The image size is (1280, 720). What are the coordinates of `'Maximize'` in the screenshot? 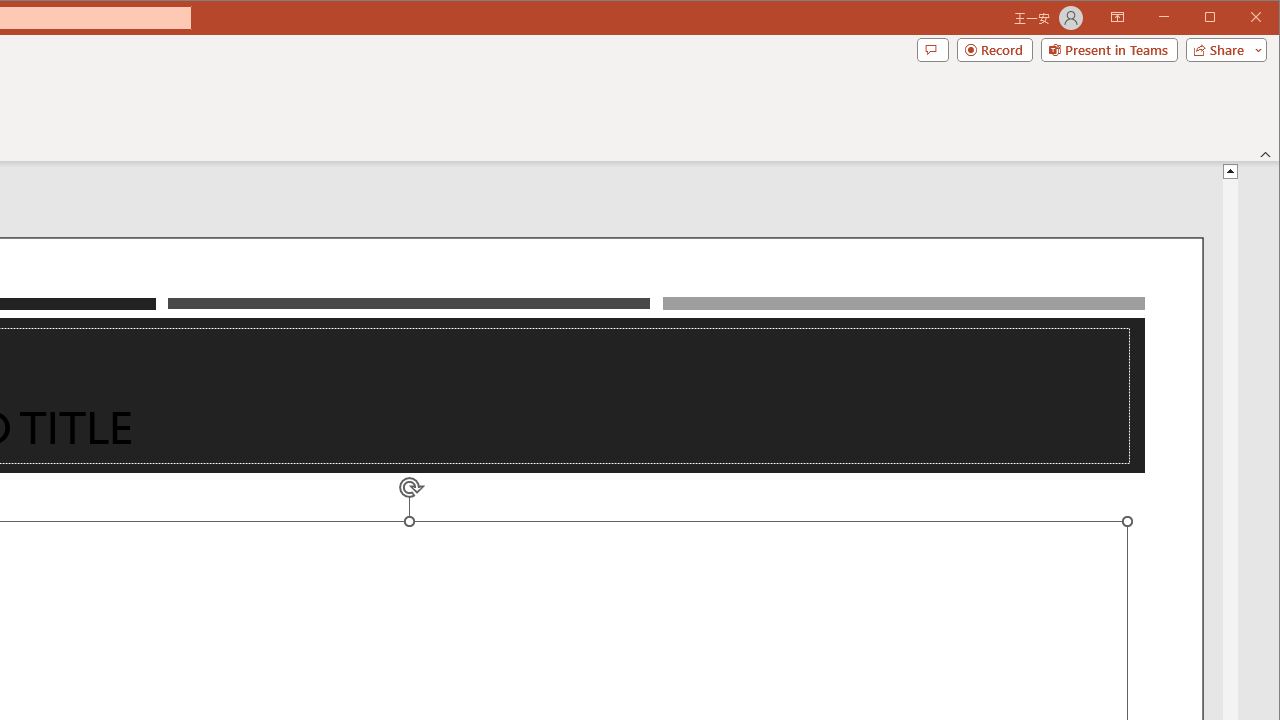 It's located at (1238, 19).